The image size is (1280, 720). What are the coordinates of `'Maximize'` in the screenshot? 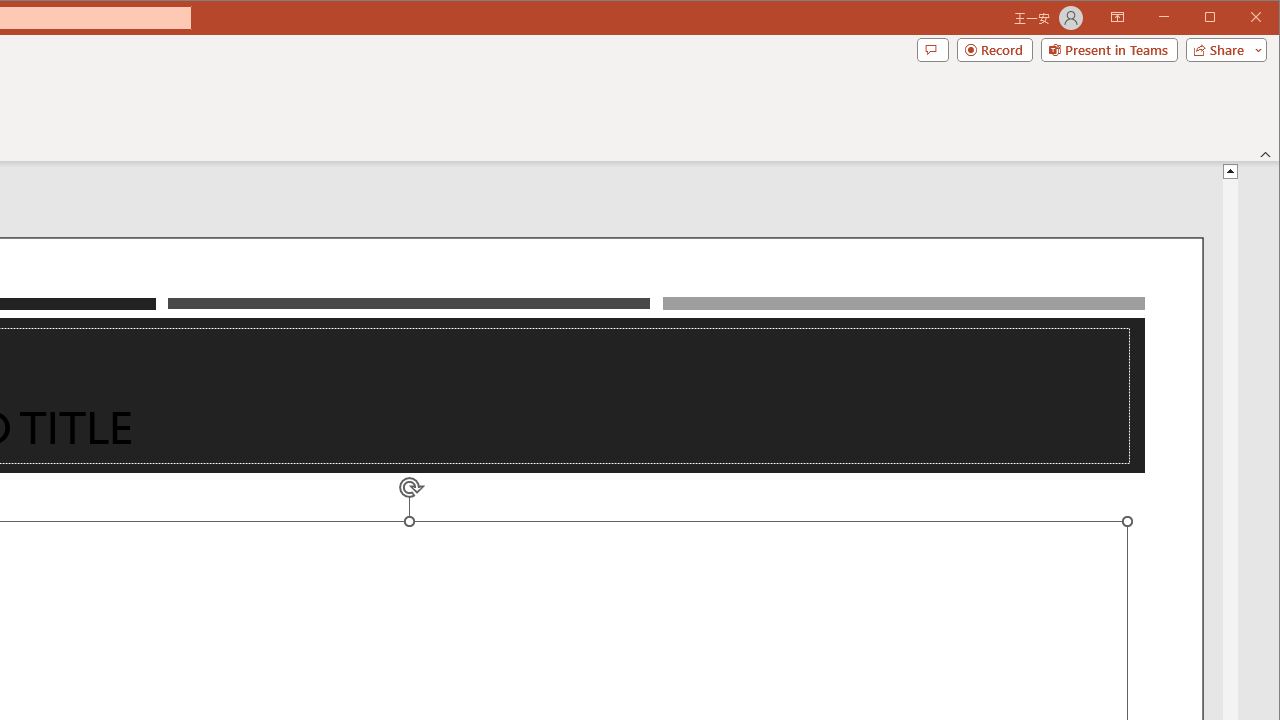 It's located at (1238, 19).